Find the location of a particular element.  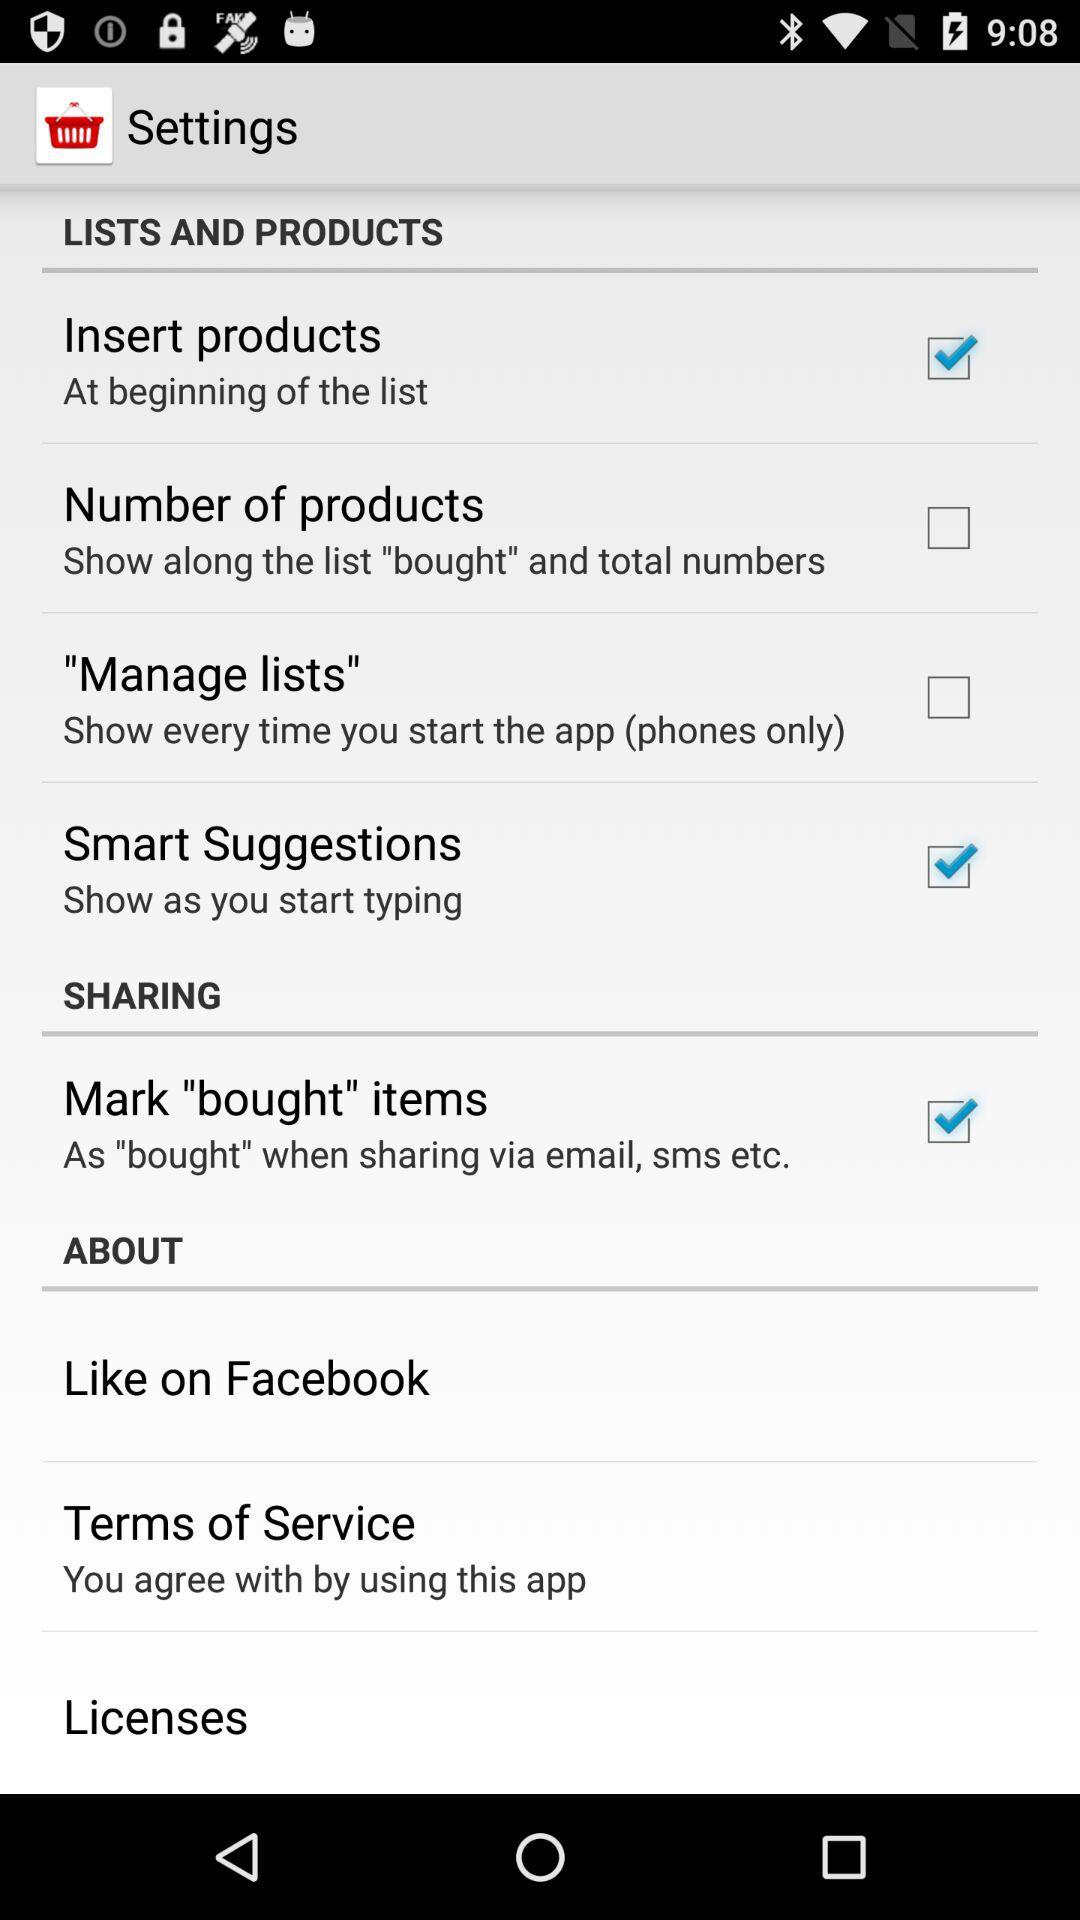

the like on facebook is located at coordinates (245, 1375).